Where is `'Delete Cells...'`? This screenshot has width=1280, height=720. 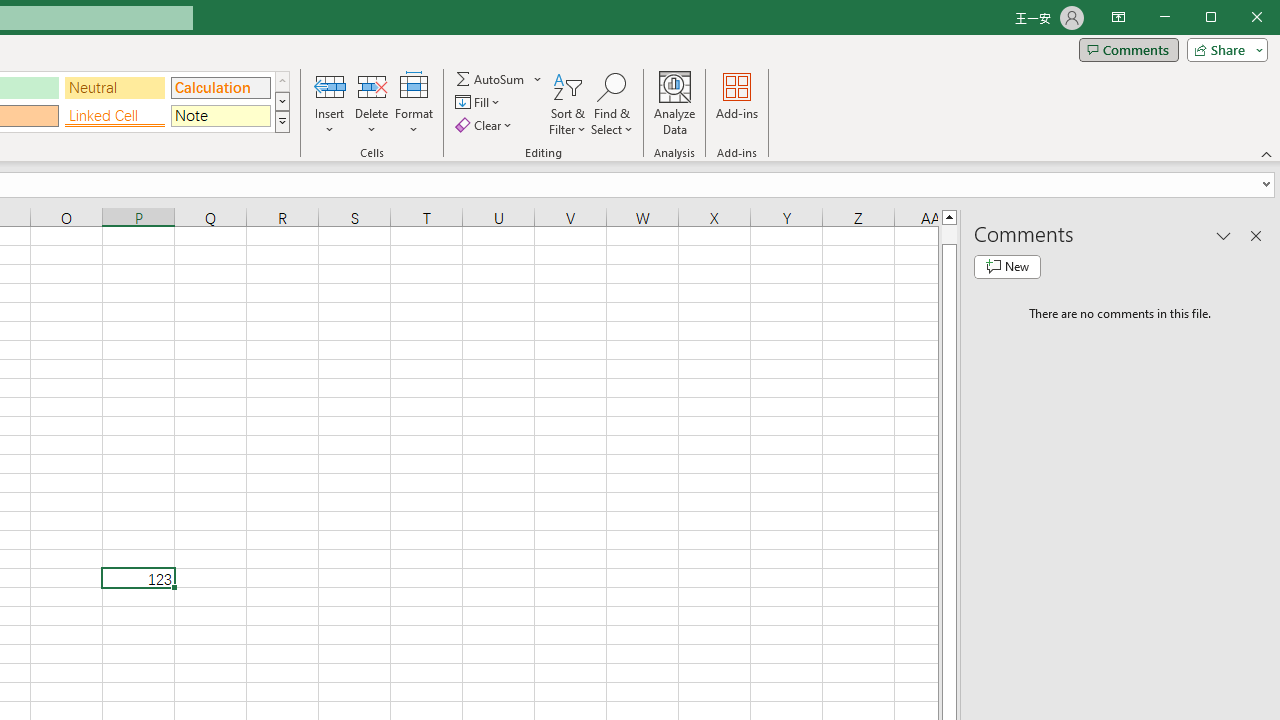
'Delete Cells...' is located at coordinates (371, 85).